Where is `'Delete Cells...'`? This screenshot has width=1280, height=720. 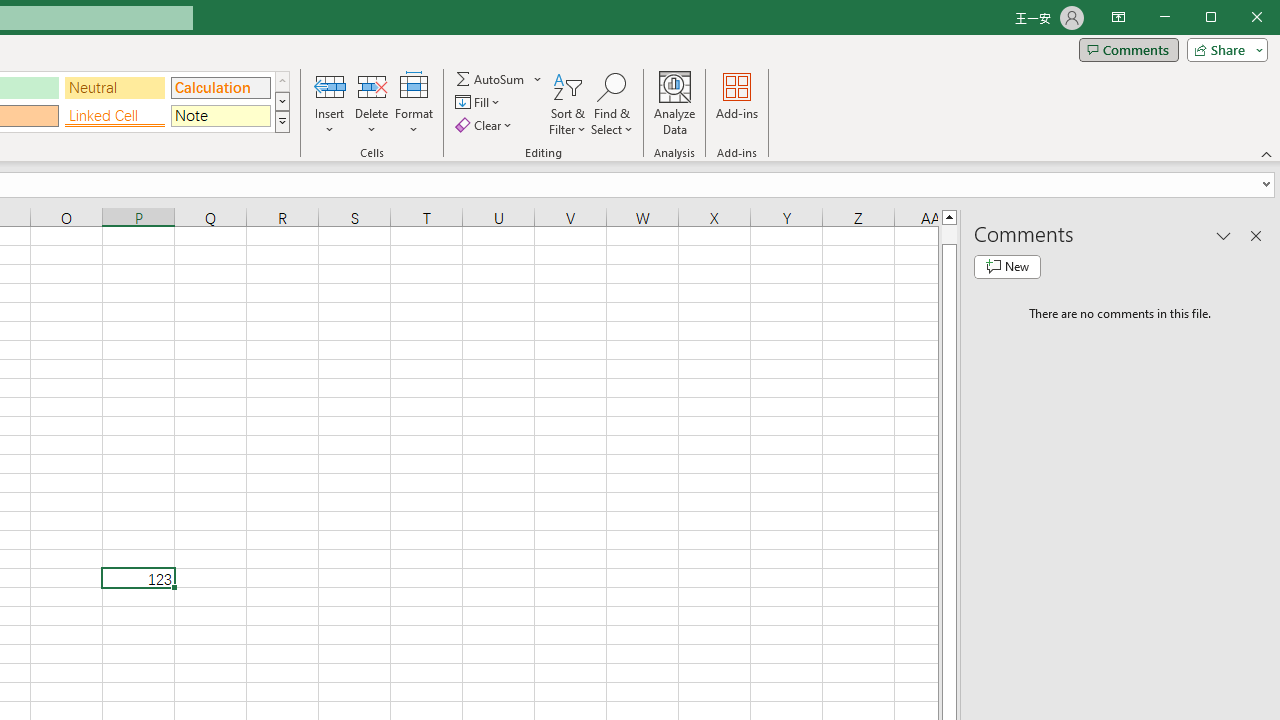
'Delete Cells...' is located at coordinates (371, 85).